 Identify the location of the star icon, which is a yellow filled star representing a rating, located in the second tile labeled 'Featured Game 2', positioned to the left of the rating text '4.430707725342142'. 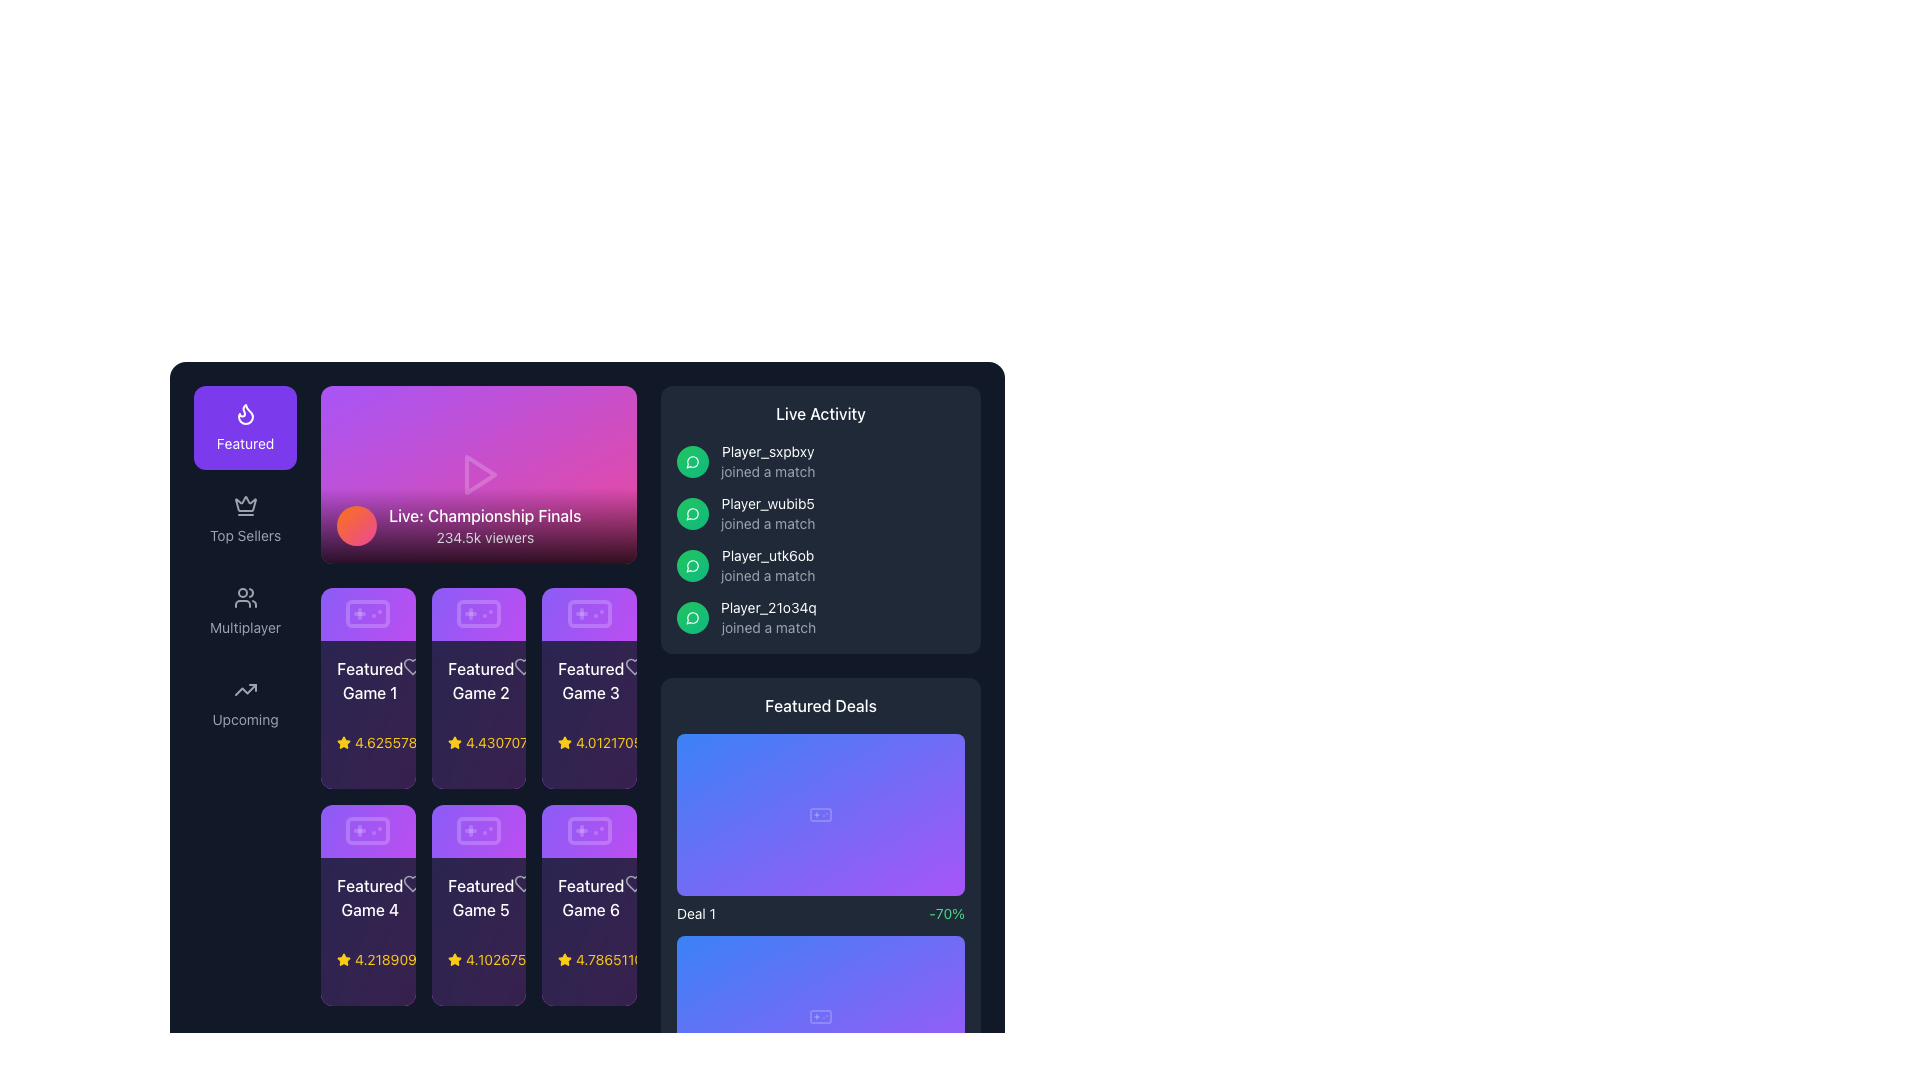
(453, 742).